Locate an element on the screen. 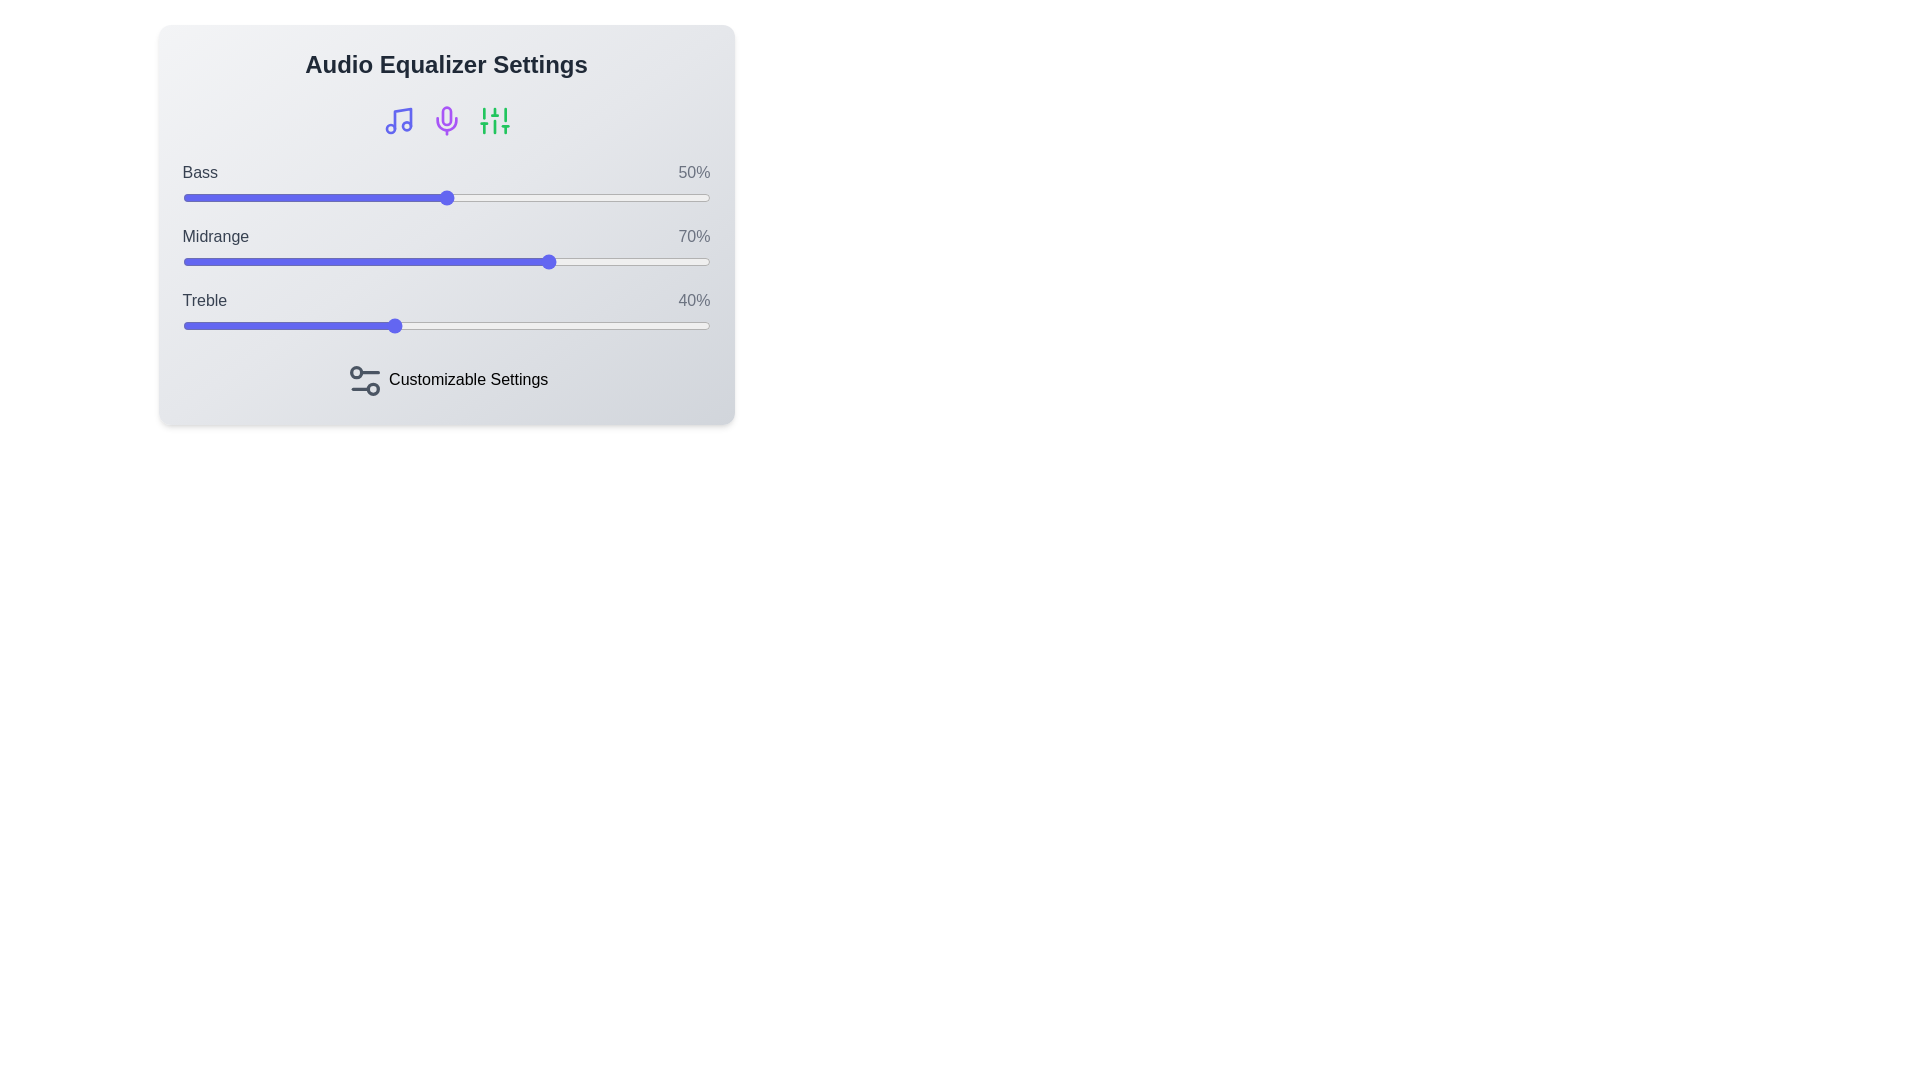 This screenshot has width=1920, height=1080. the Sliders icon to perform its associated action is located at coordinates (494, 120).